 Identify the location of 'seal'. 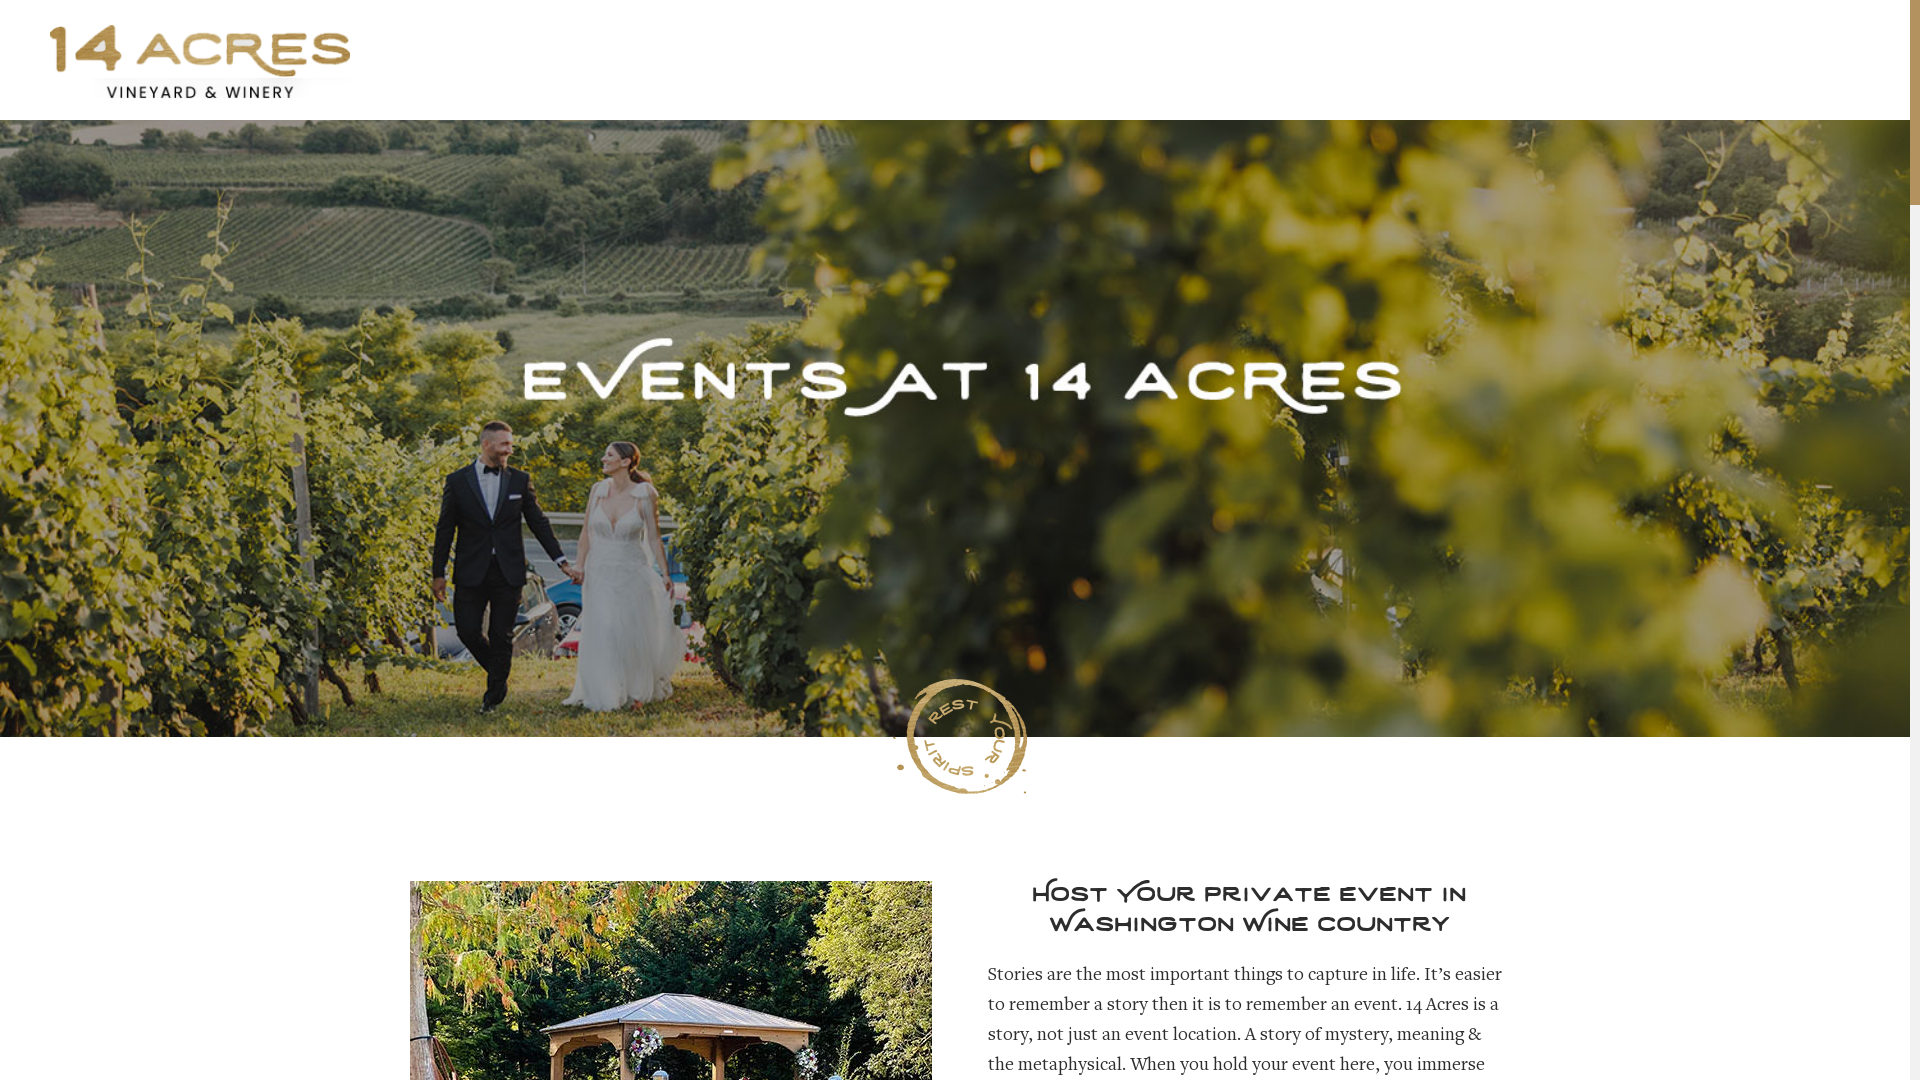
(960, 736).